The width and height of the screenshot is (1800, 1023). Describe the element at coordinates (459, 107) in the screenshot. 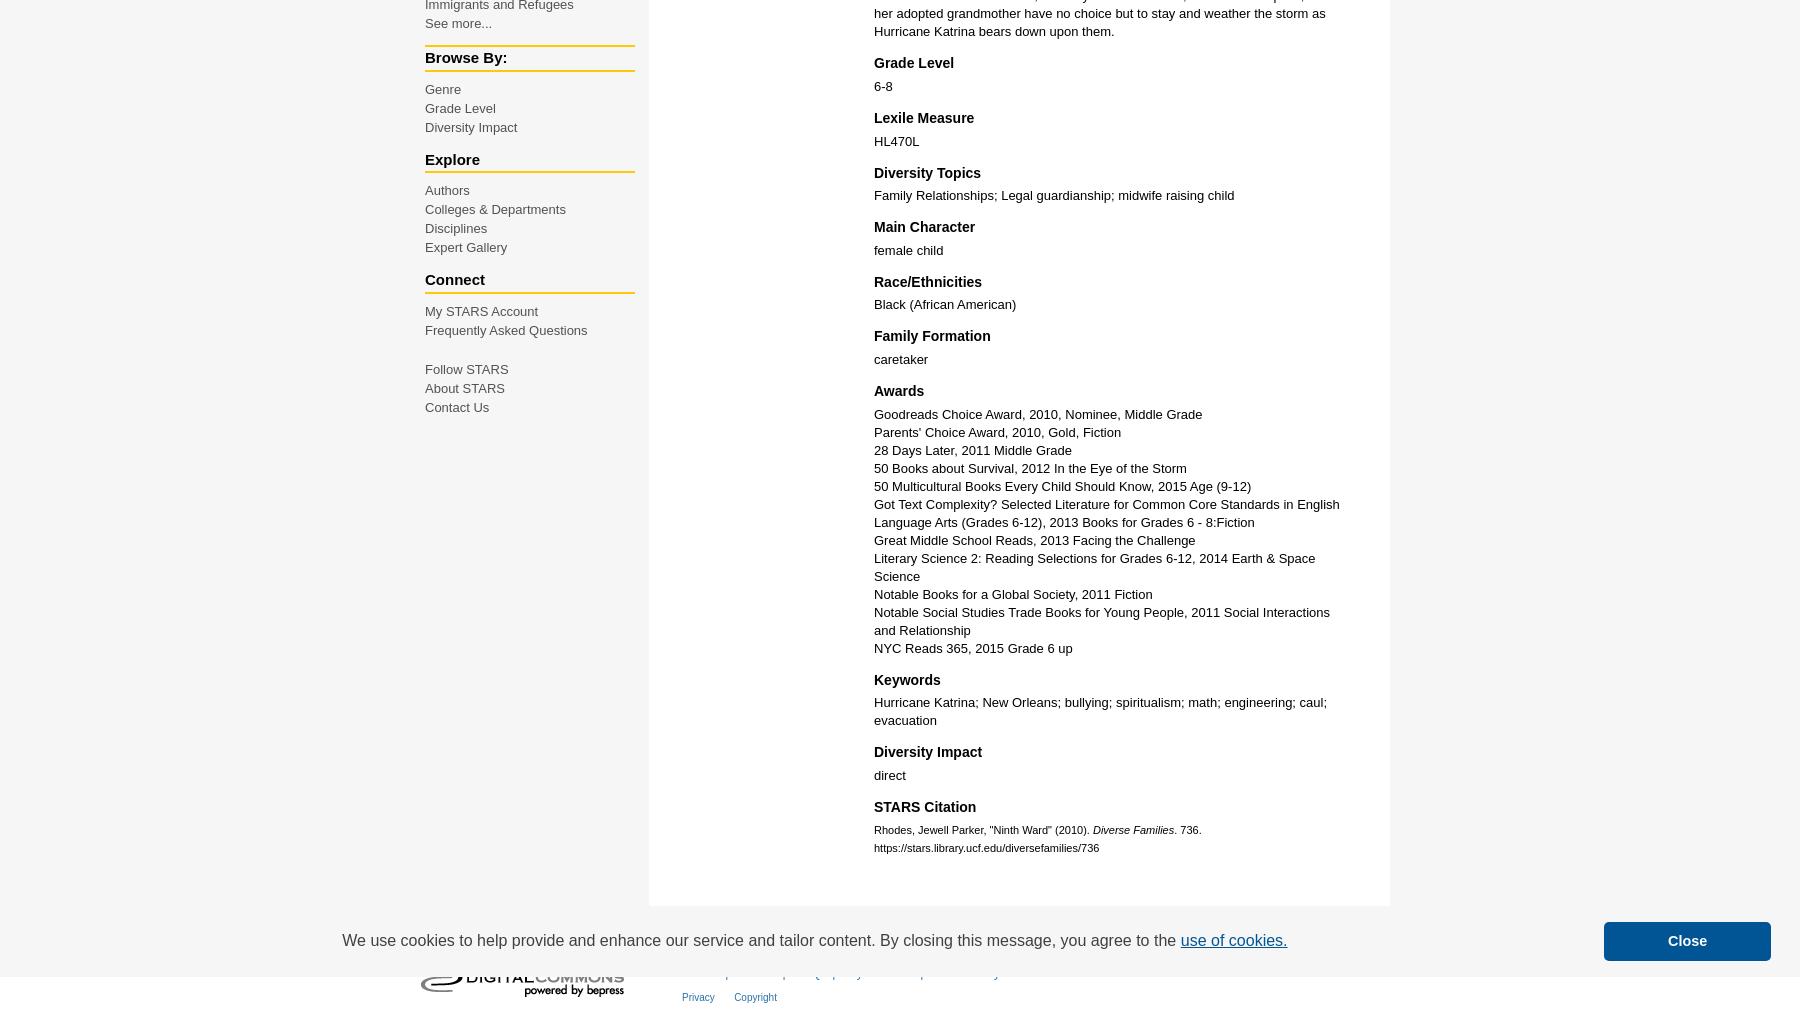

I see `'Grade Level'` at that location.